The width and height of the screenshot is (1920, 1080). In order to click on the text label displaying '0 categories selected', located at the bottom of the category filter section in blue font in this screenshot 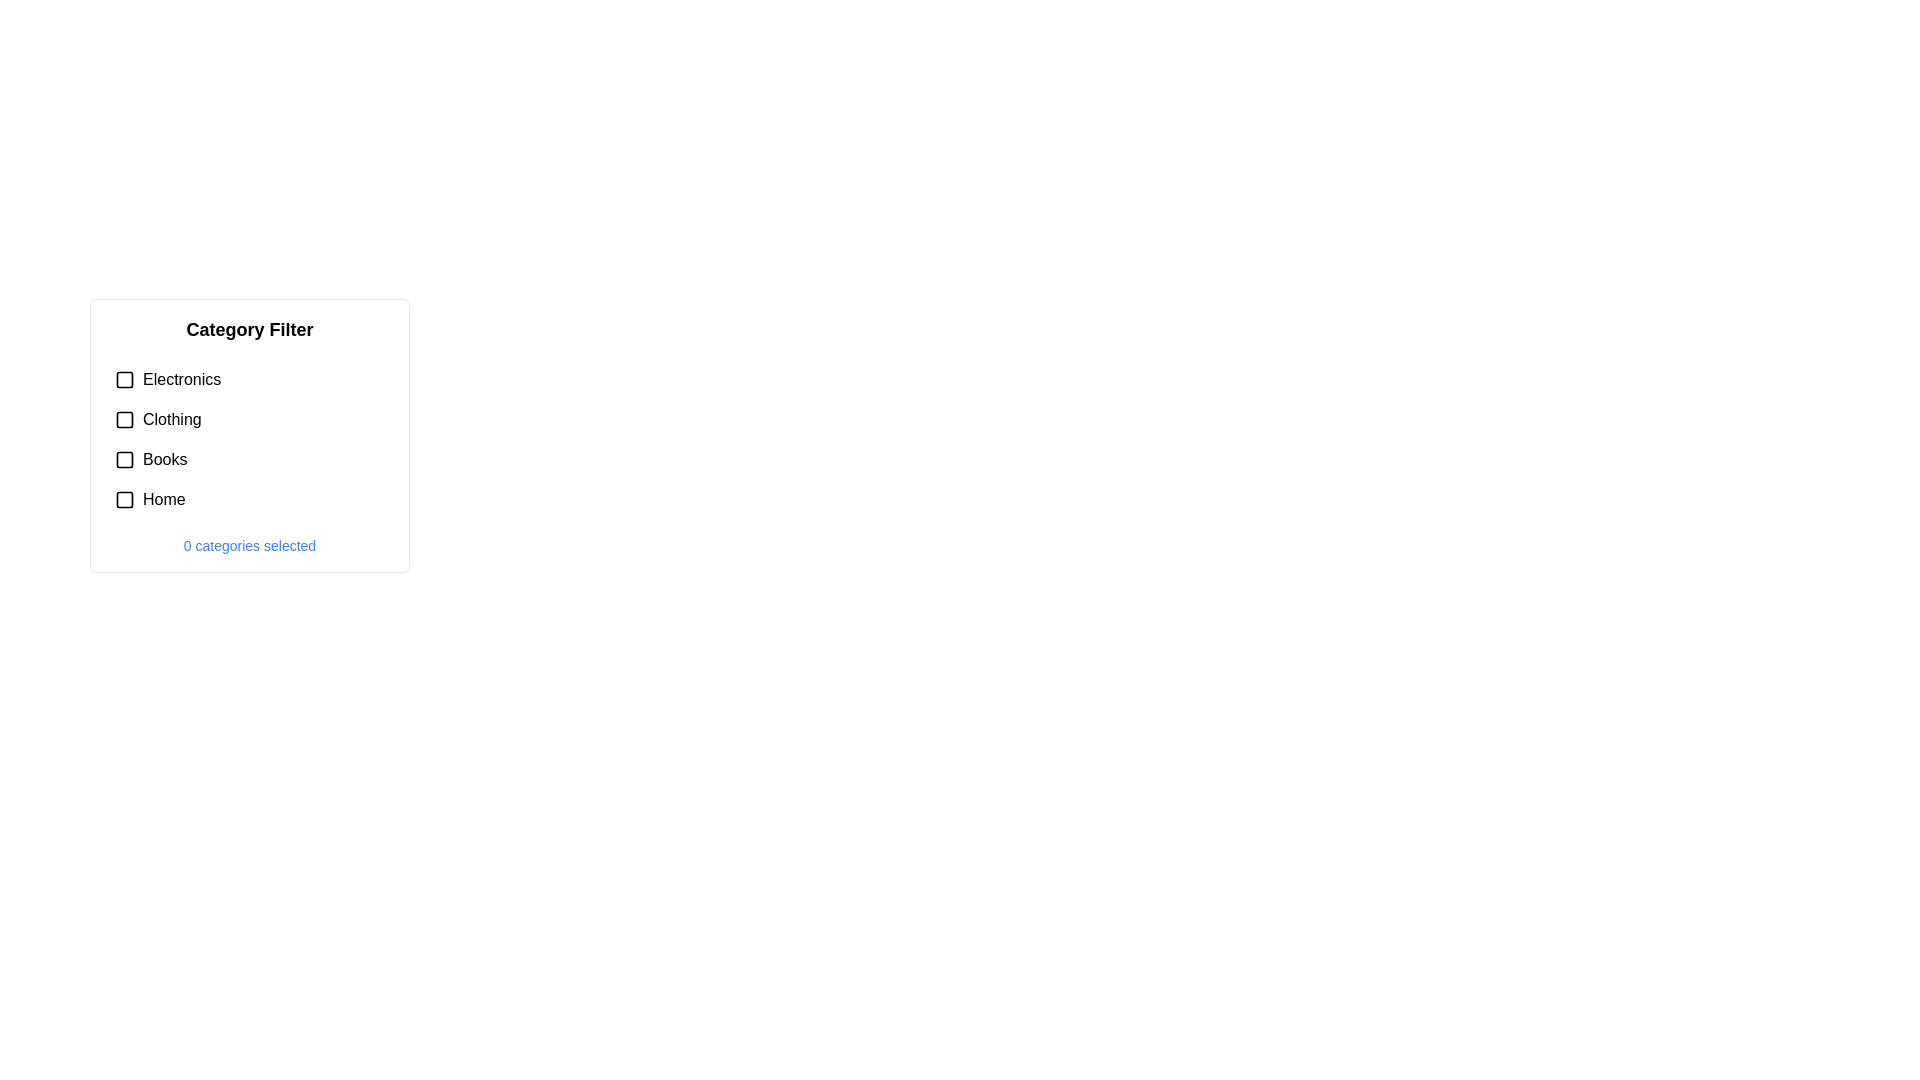, I will do `click(248, 546)`.